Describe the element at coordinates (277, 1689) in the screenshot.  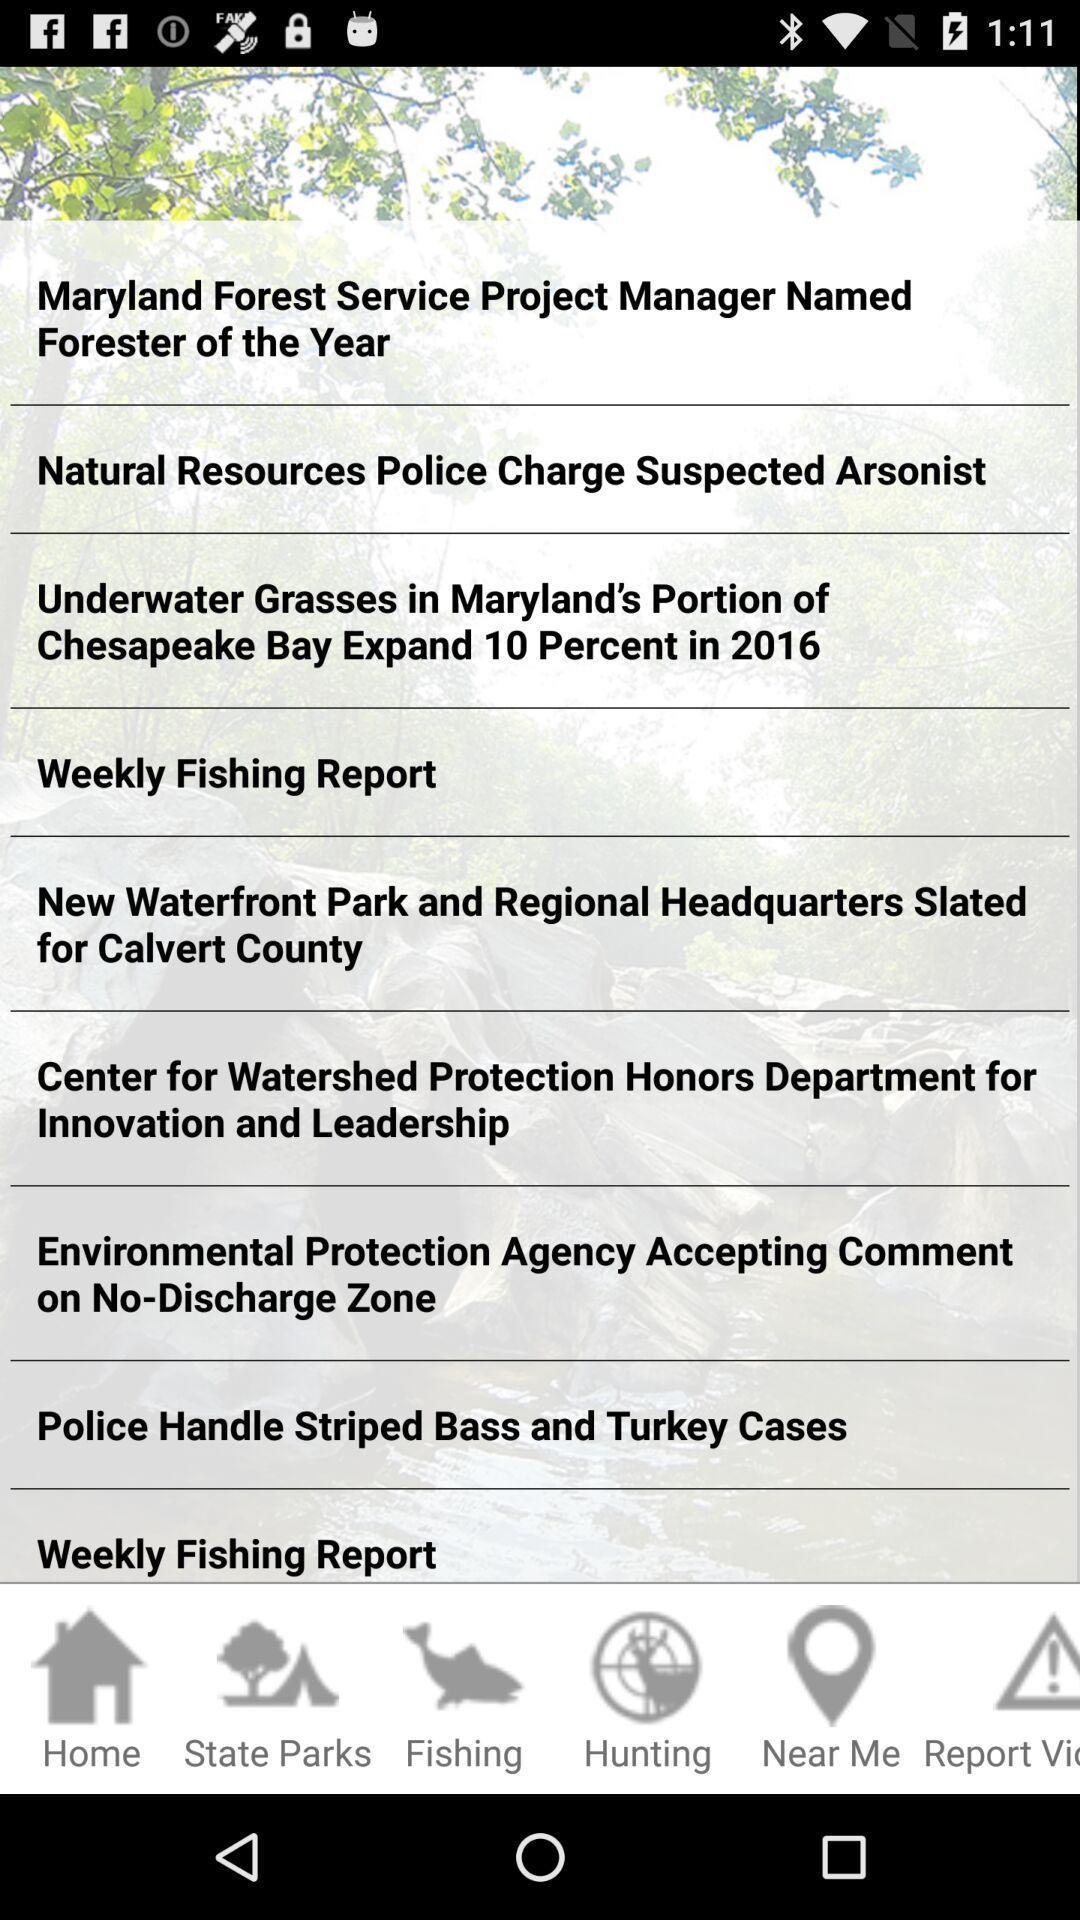
I see `icon next to the home item` at that location.